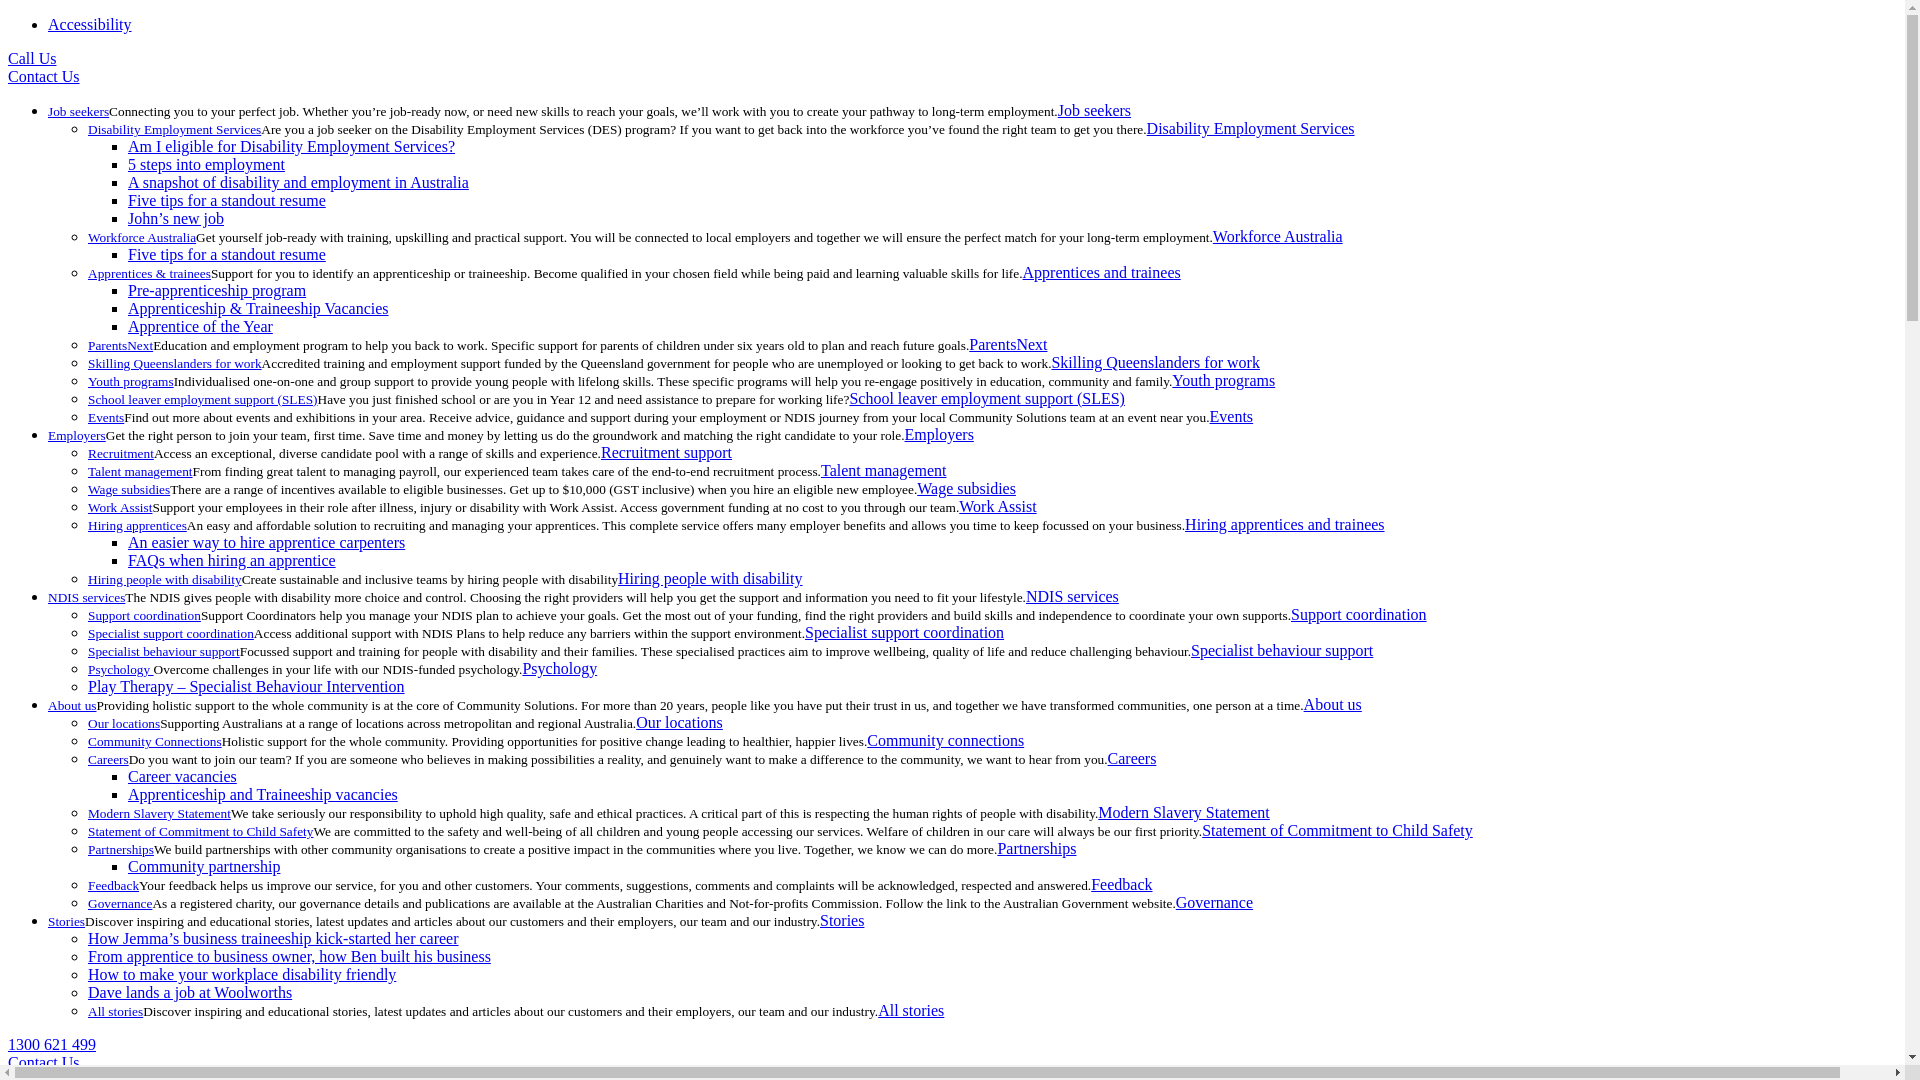 The image size is (1920, 1080). I want to click on 'Recruitment support', so click(666, 452).